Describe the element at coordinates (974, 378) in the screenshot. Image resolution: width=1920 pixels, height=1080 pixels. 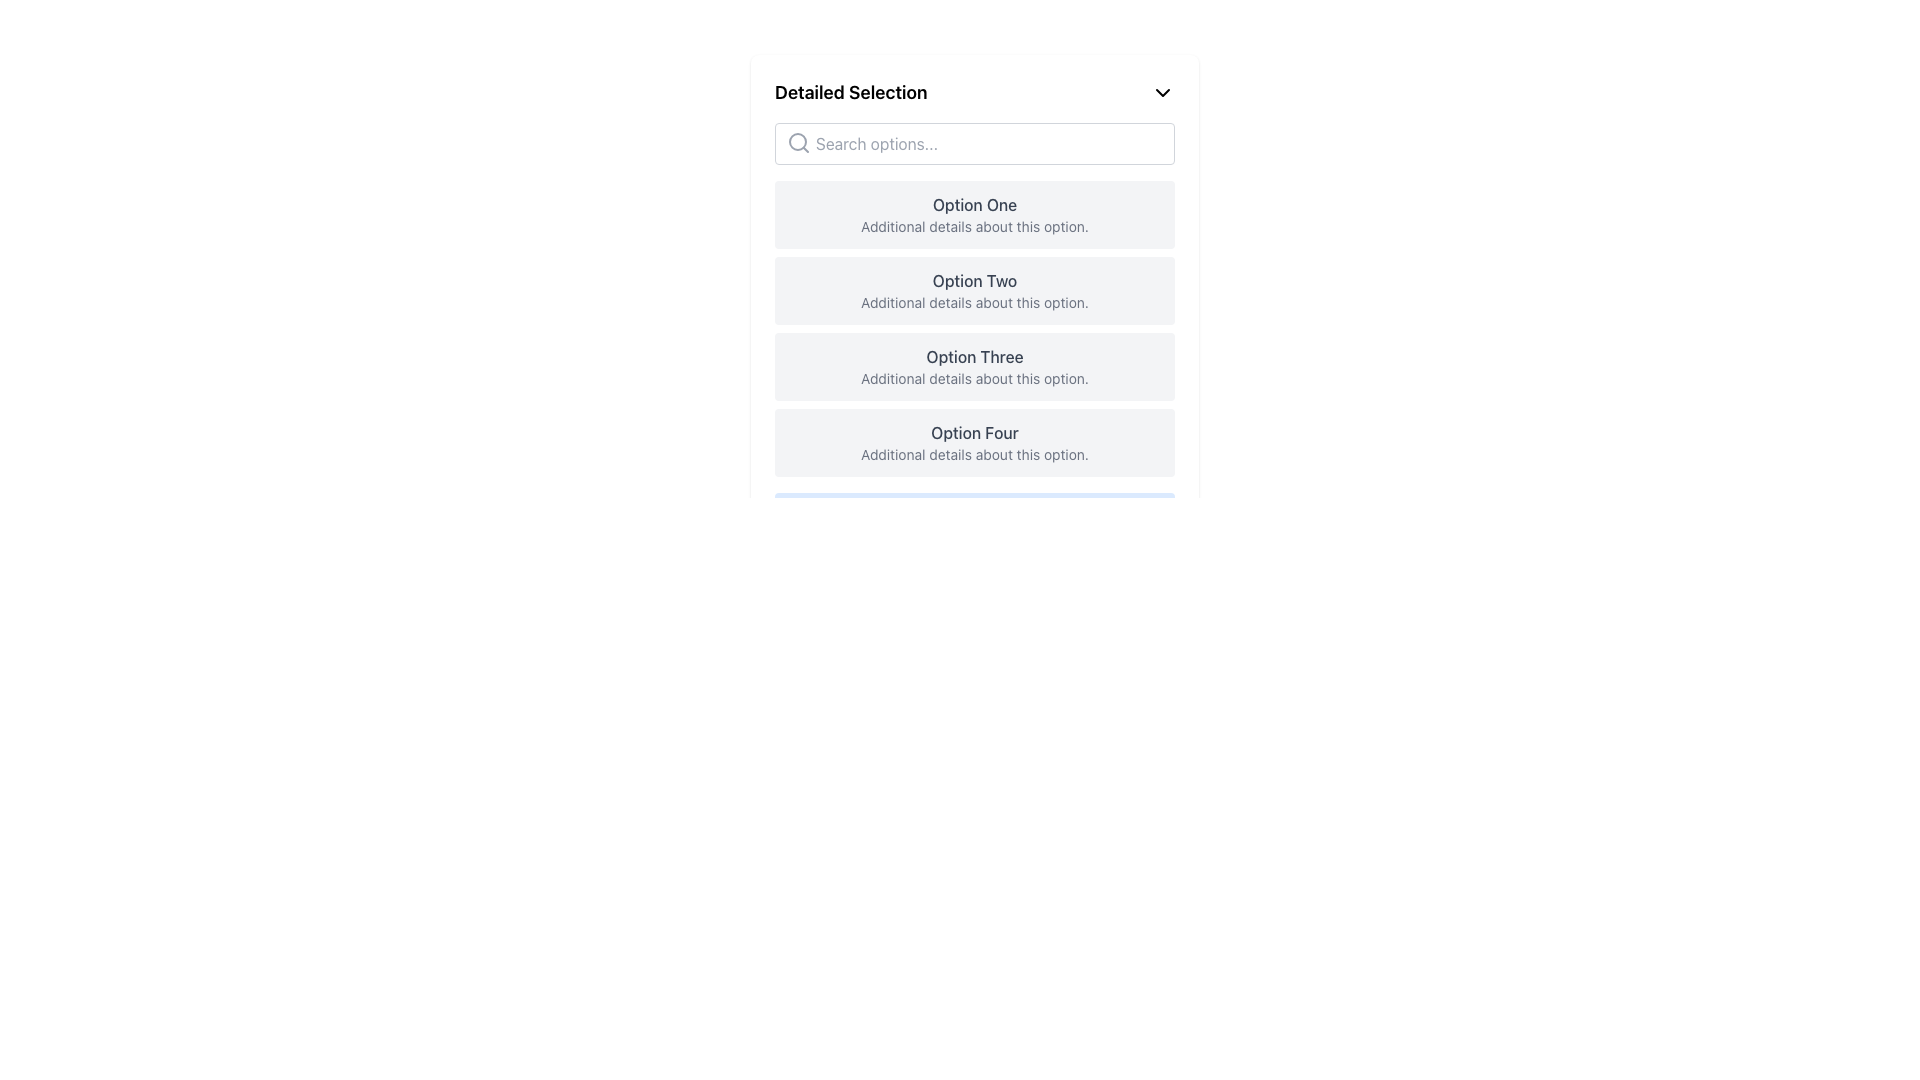
I see `the descriptive text label reading 'Additional details about this option.' which is positioned below the bolded text 'Option Three' in the third list item` at that location.